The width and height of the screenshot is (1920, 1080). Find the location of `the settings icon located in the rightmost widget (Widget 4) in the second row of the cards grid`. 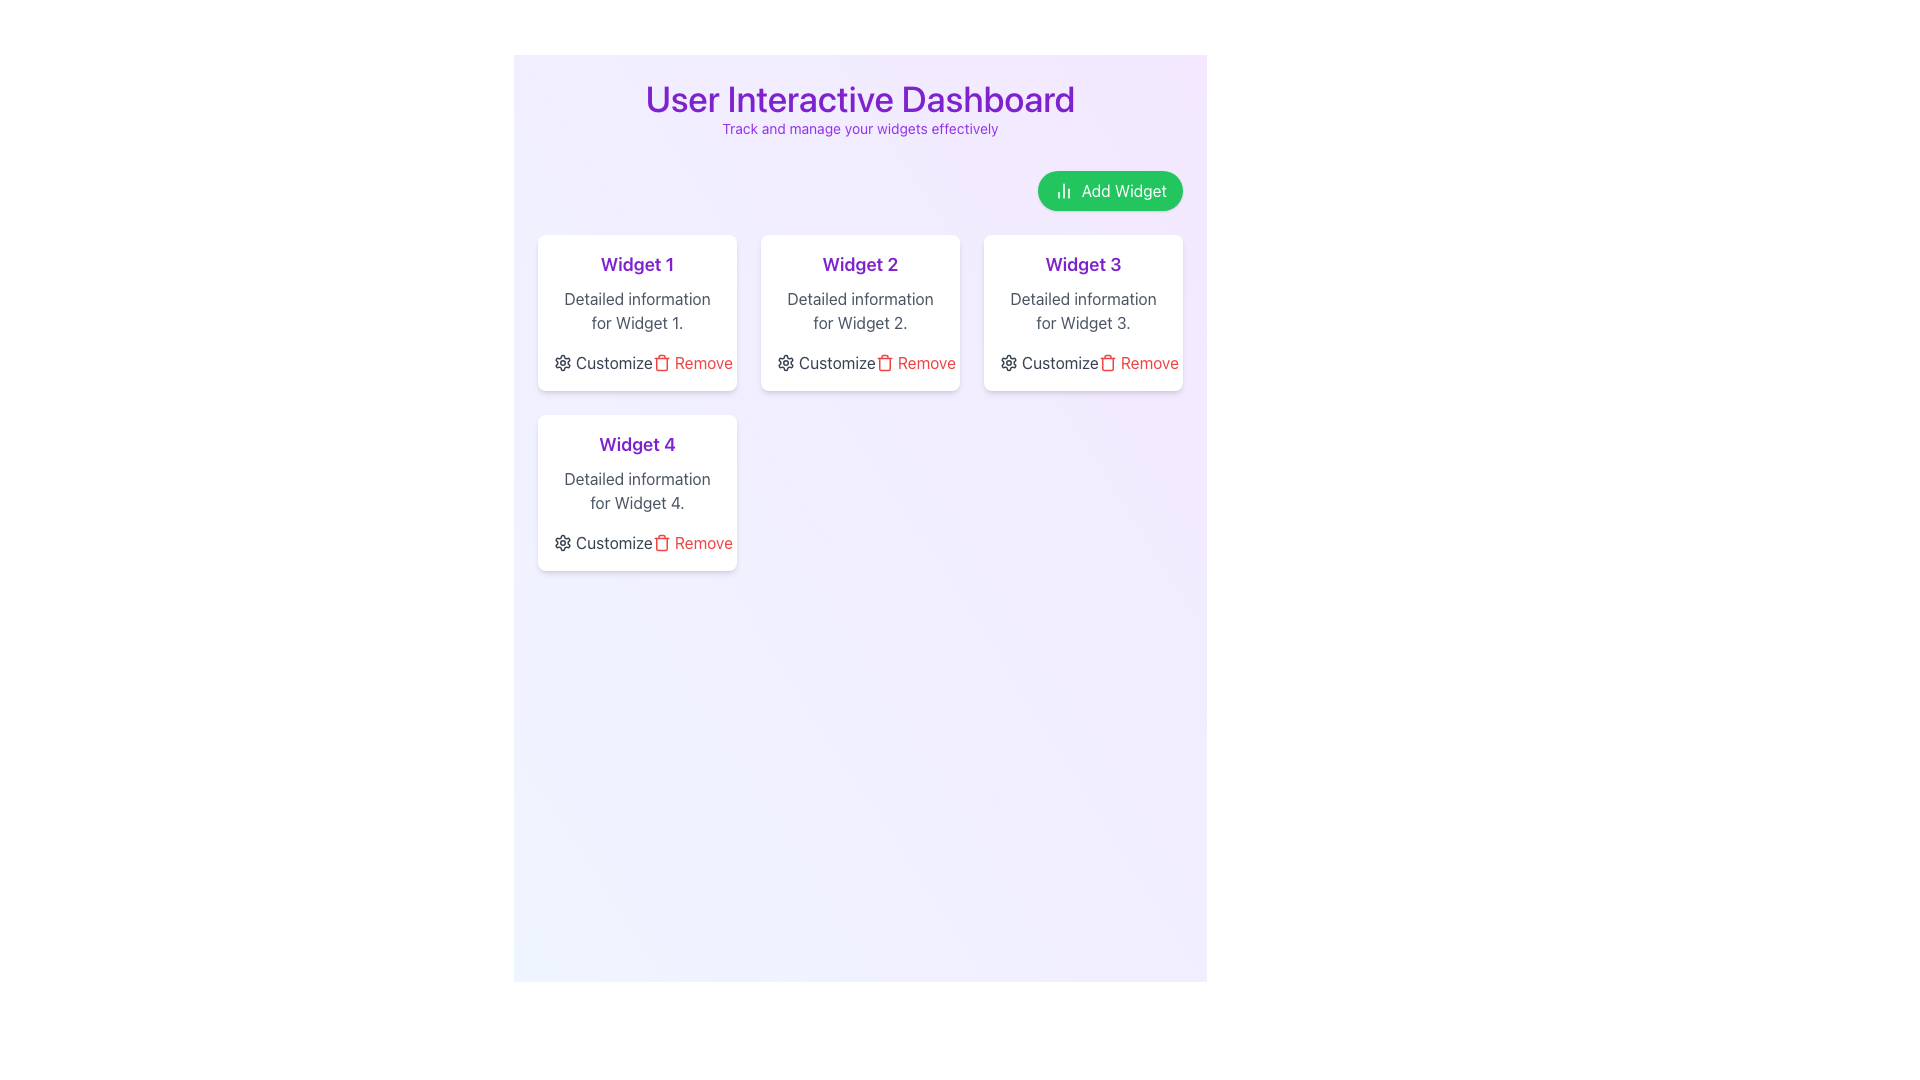

the settings icon located in the rightmost widget (Widget 4) in the second row of the cards grid is located at coordinates (561, 543).